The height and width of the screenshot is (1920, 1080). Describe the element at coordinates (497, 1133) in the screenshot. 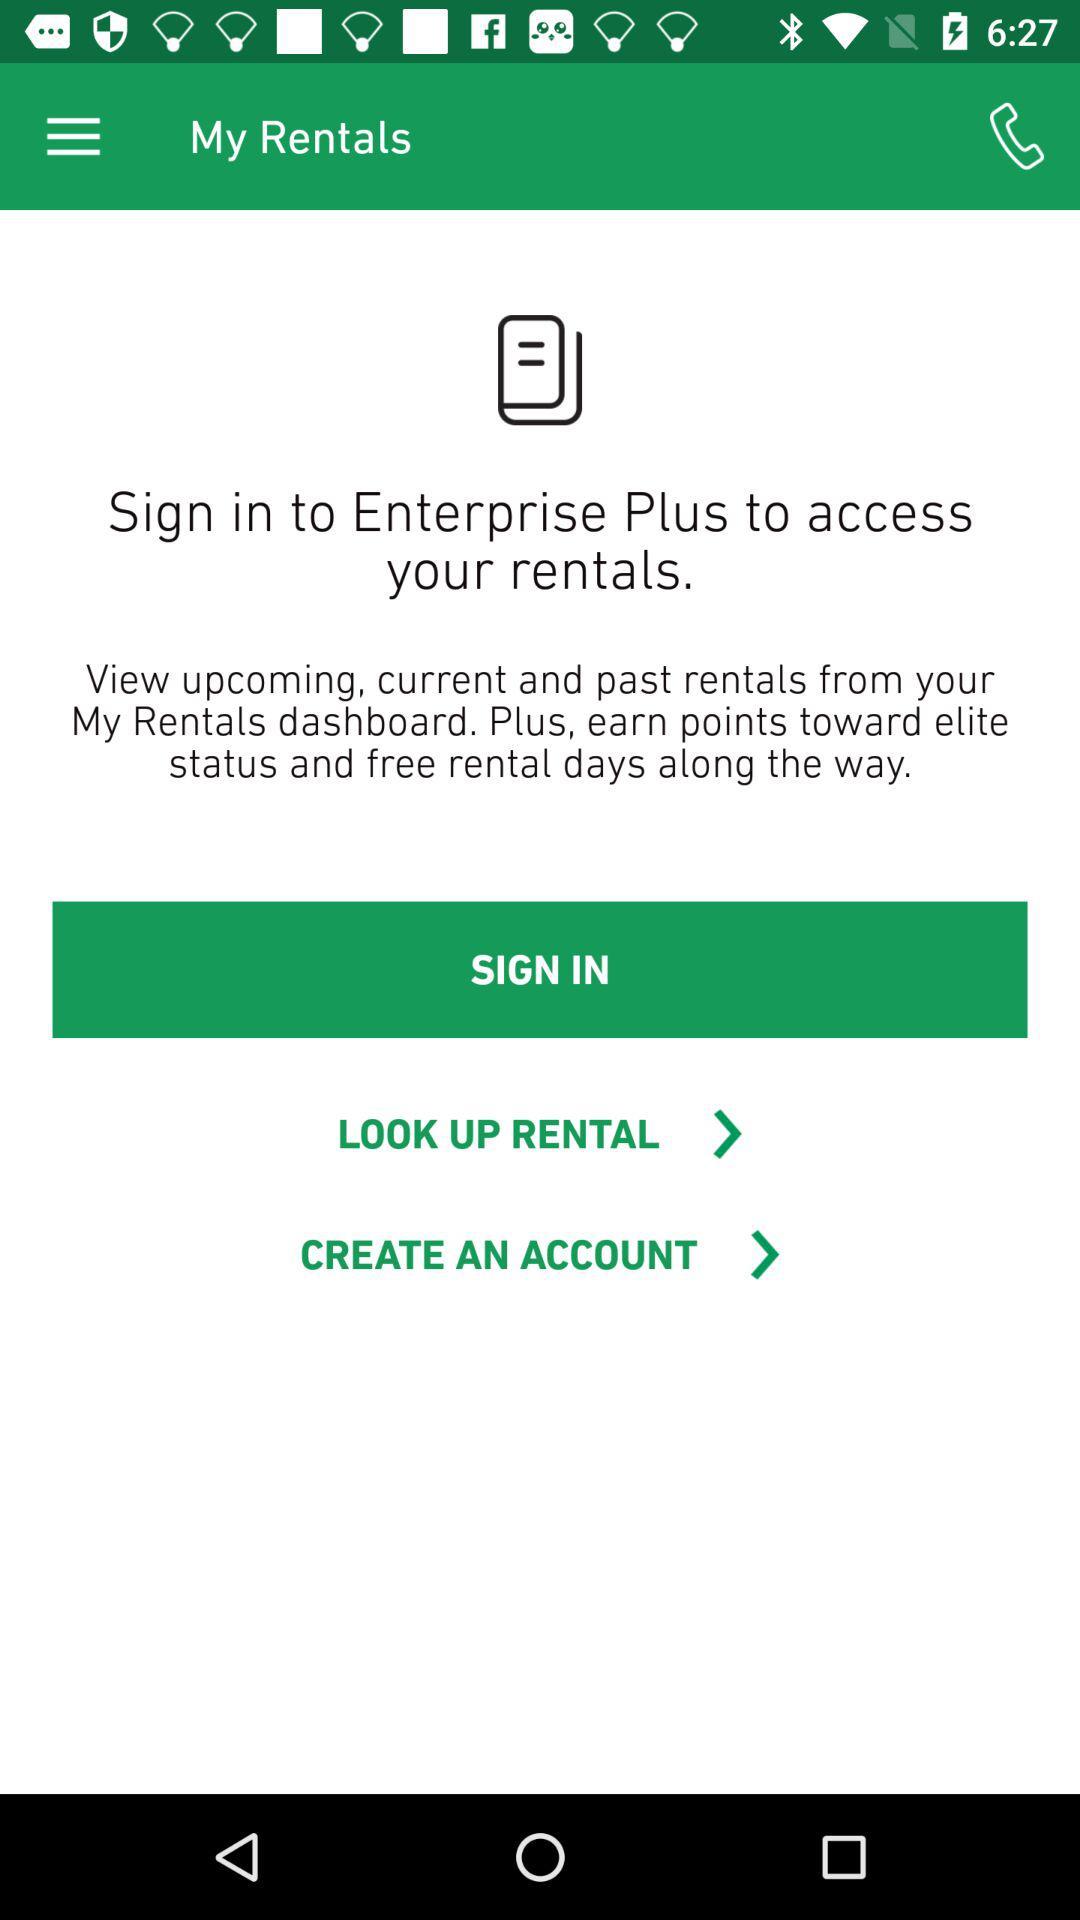

I see `the icon below sign in` at that location.